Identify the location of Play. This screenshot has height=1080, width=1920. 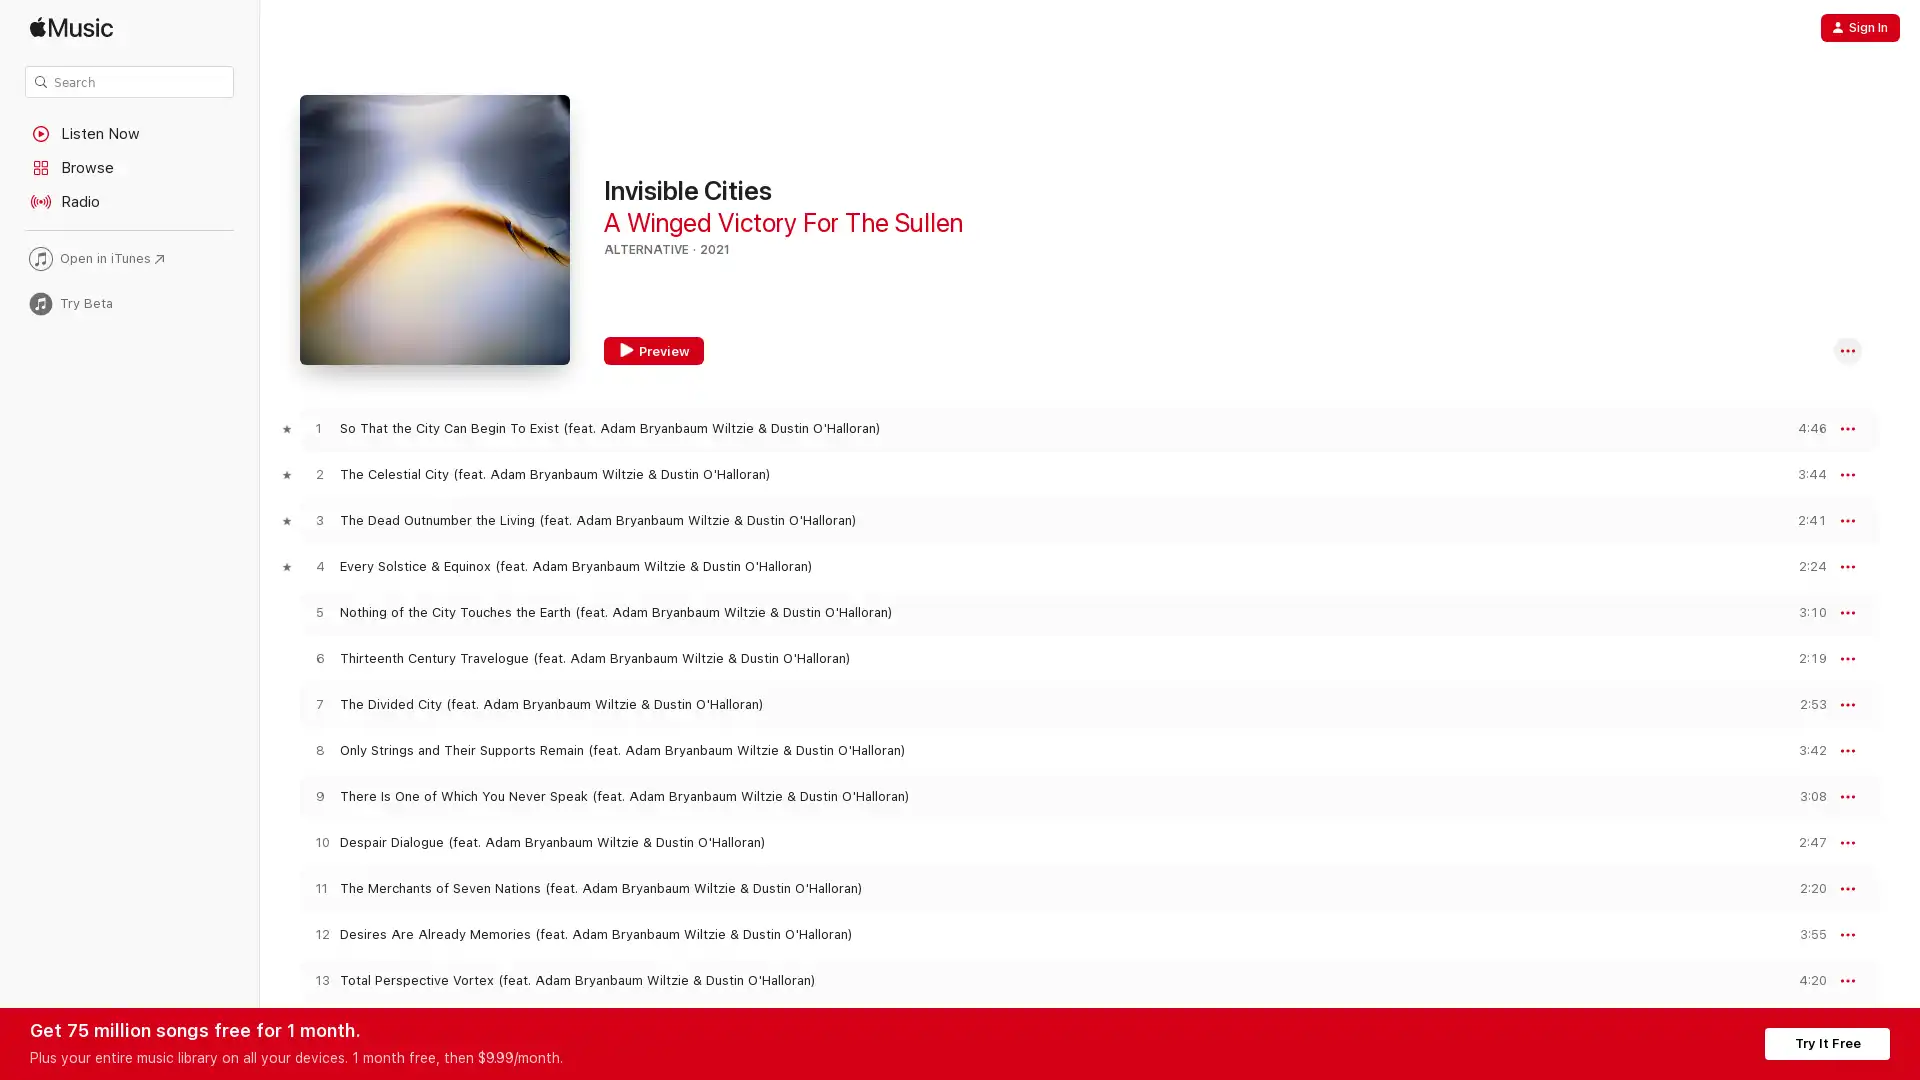
(318, 427).